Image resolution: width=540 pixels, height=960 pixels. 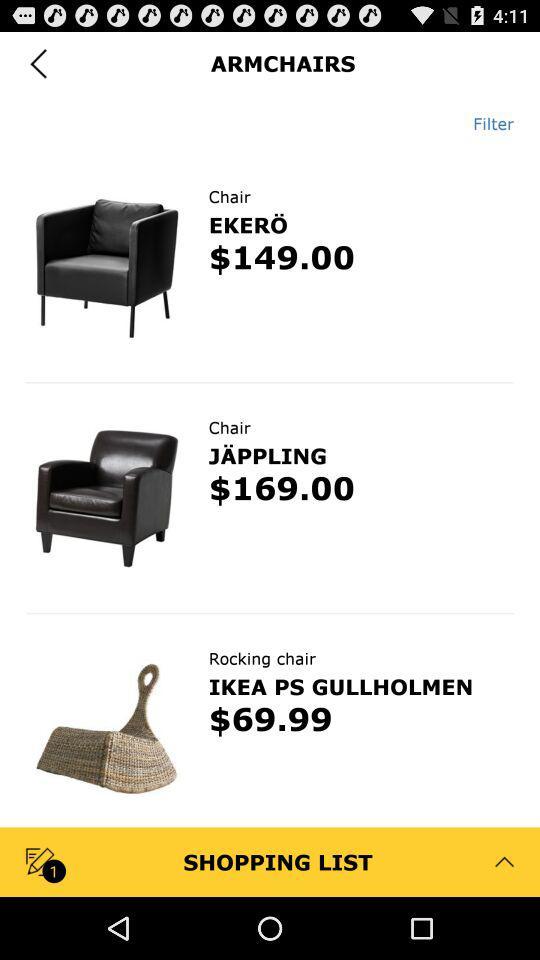 I want to click on the icon below the filter icon, so click(x=270, y=152).